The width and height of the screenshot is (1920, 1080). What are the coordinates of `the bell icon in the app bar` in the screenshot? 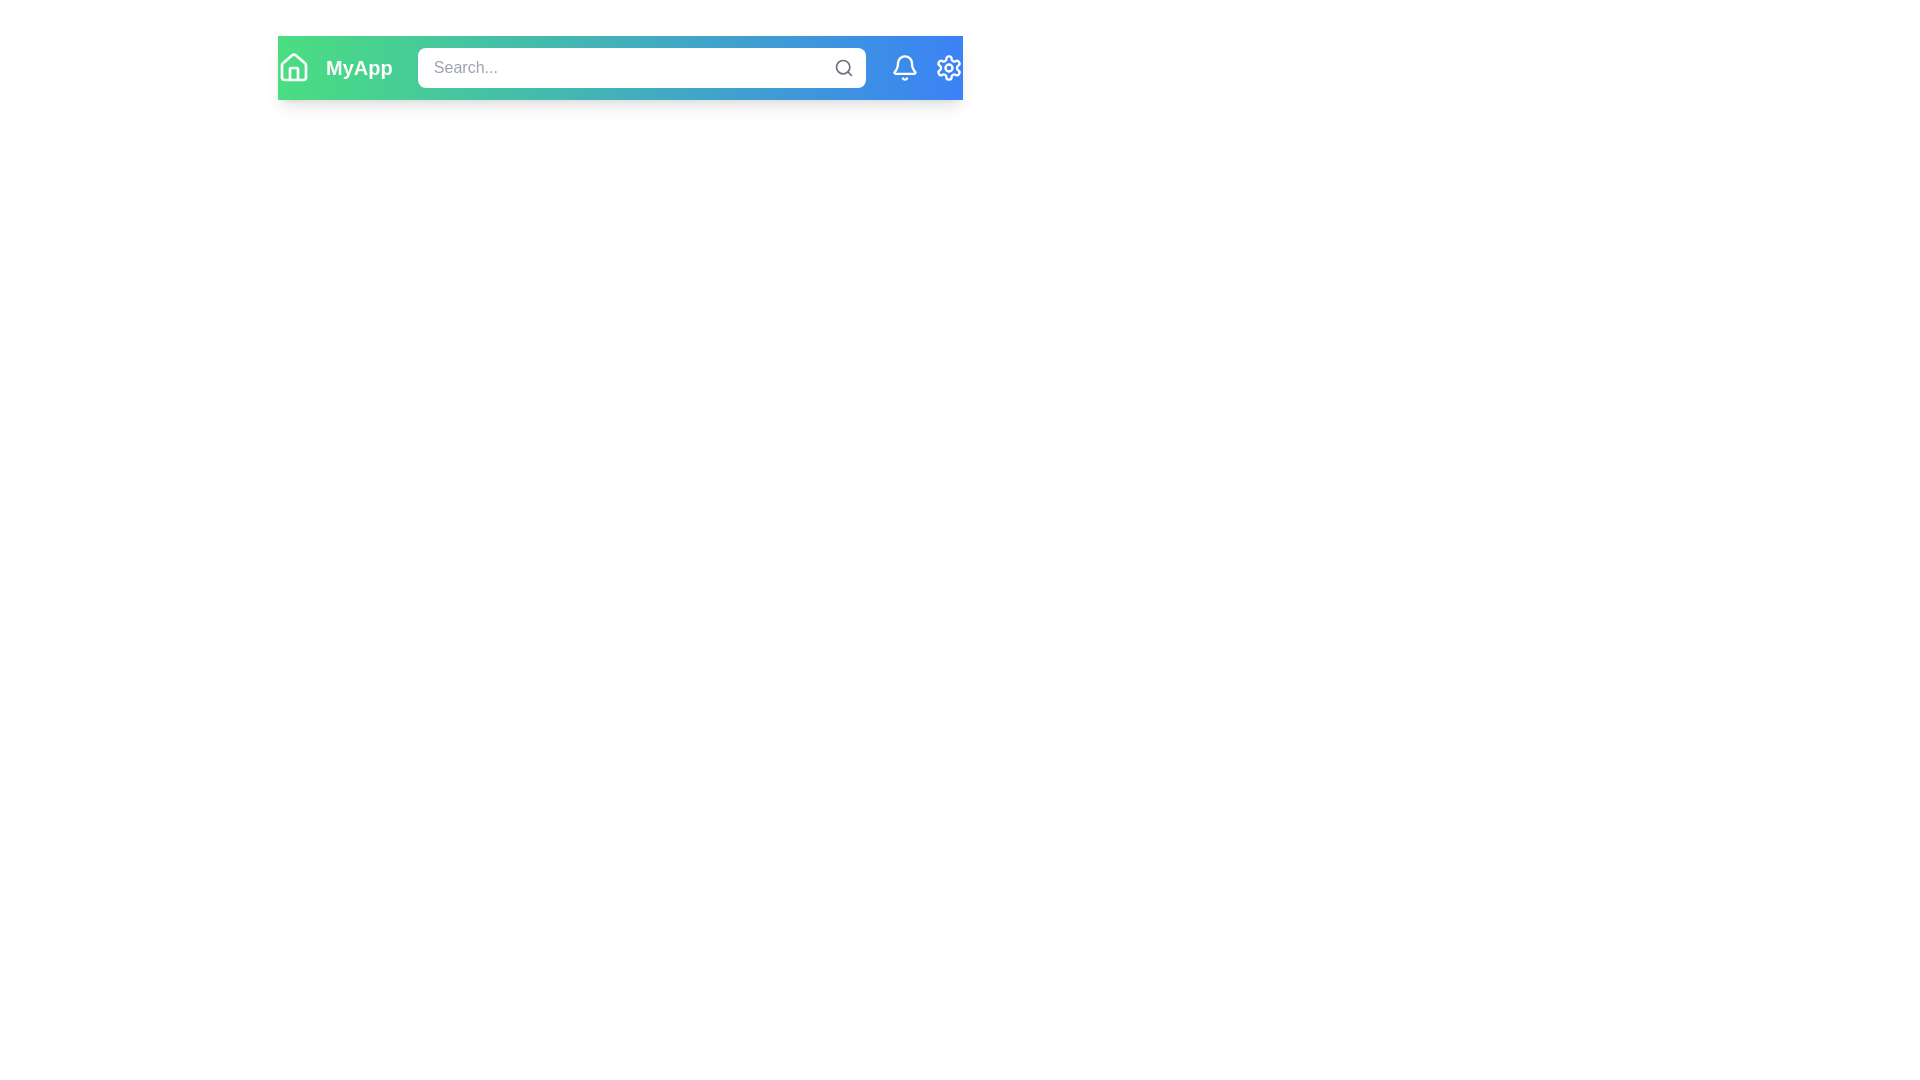 It's located at (903, 67).